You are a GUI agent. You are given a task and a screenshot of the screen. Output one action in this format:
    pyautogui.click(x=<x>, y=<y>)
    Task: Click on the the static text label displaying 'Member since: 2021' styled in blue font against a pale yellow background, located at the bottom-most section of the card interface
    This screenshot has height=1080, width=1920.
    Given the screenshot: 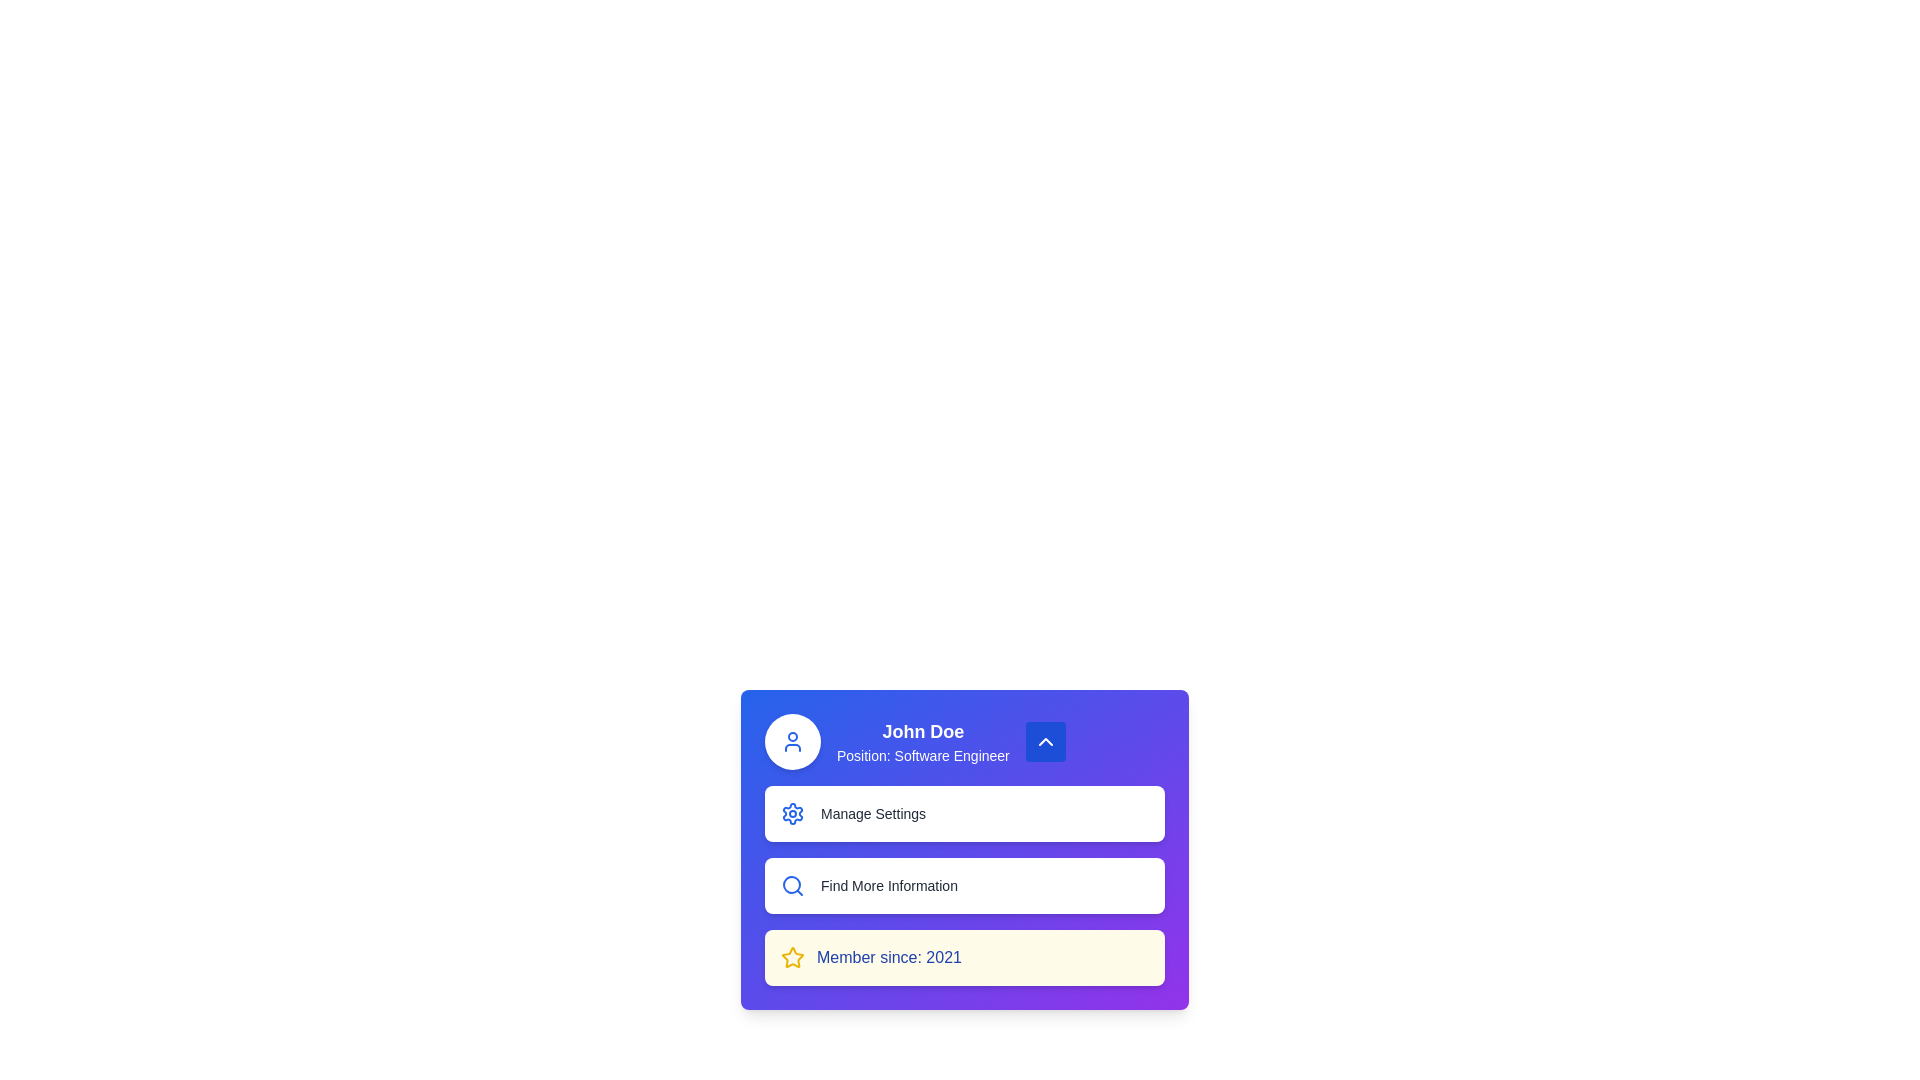 What is the action you would take?
    pyautogui.click(x=888, y=956)
    